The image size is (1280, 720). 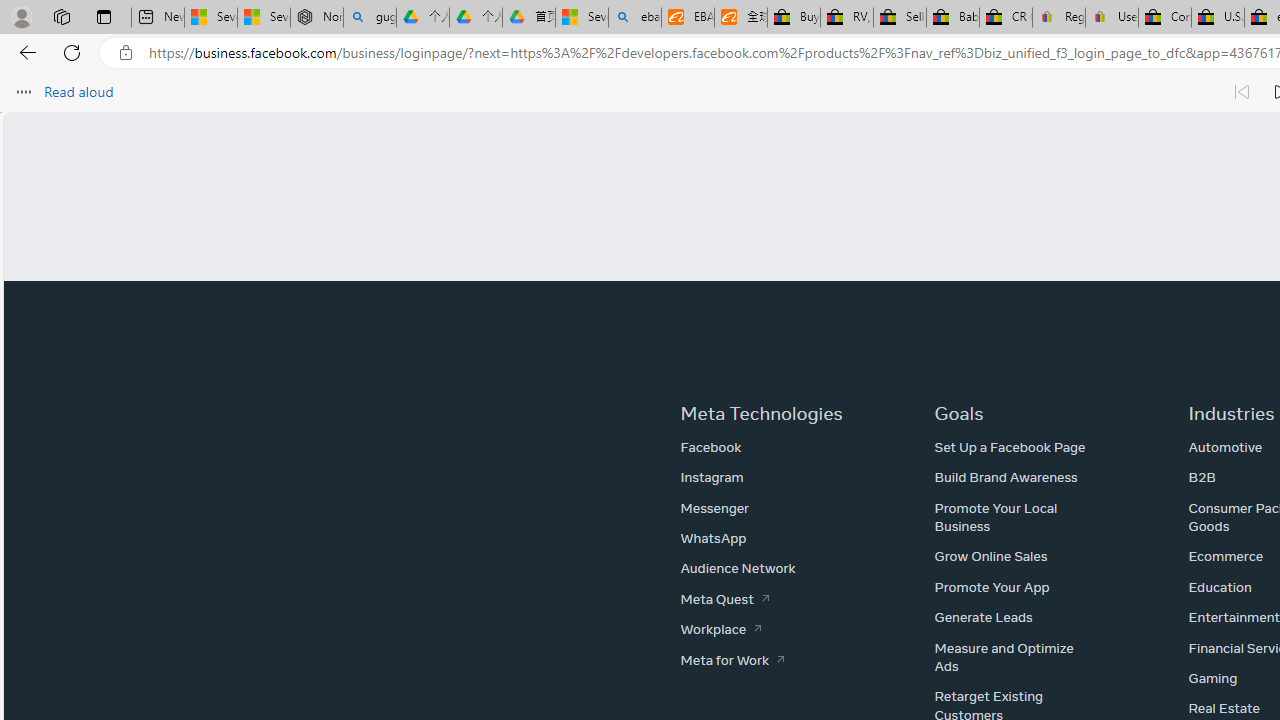 I want to click on 'Ecommerce', so click(x=1225, y=556).